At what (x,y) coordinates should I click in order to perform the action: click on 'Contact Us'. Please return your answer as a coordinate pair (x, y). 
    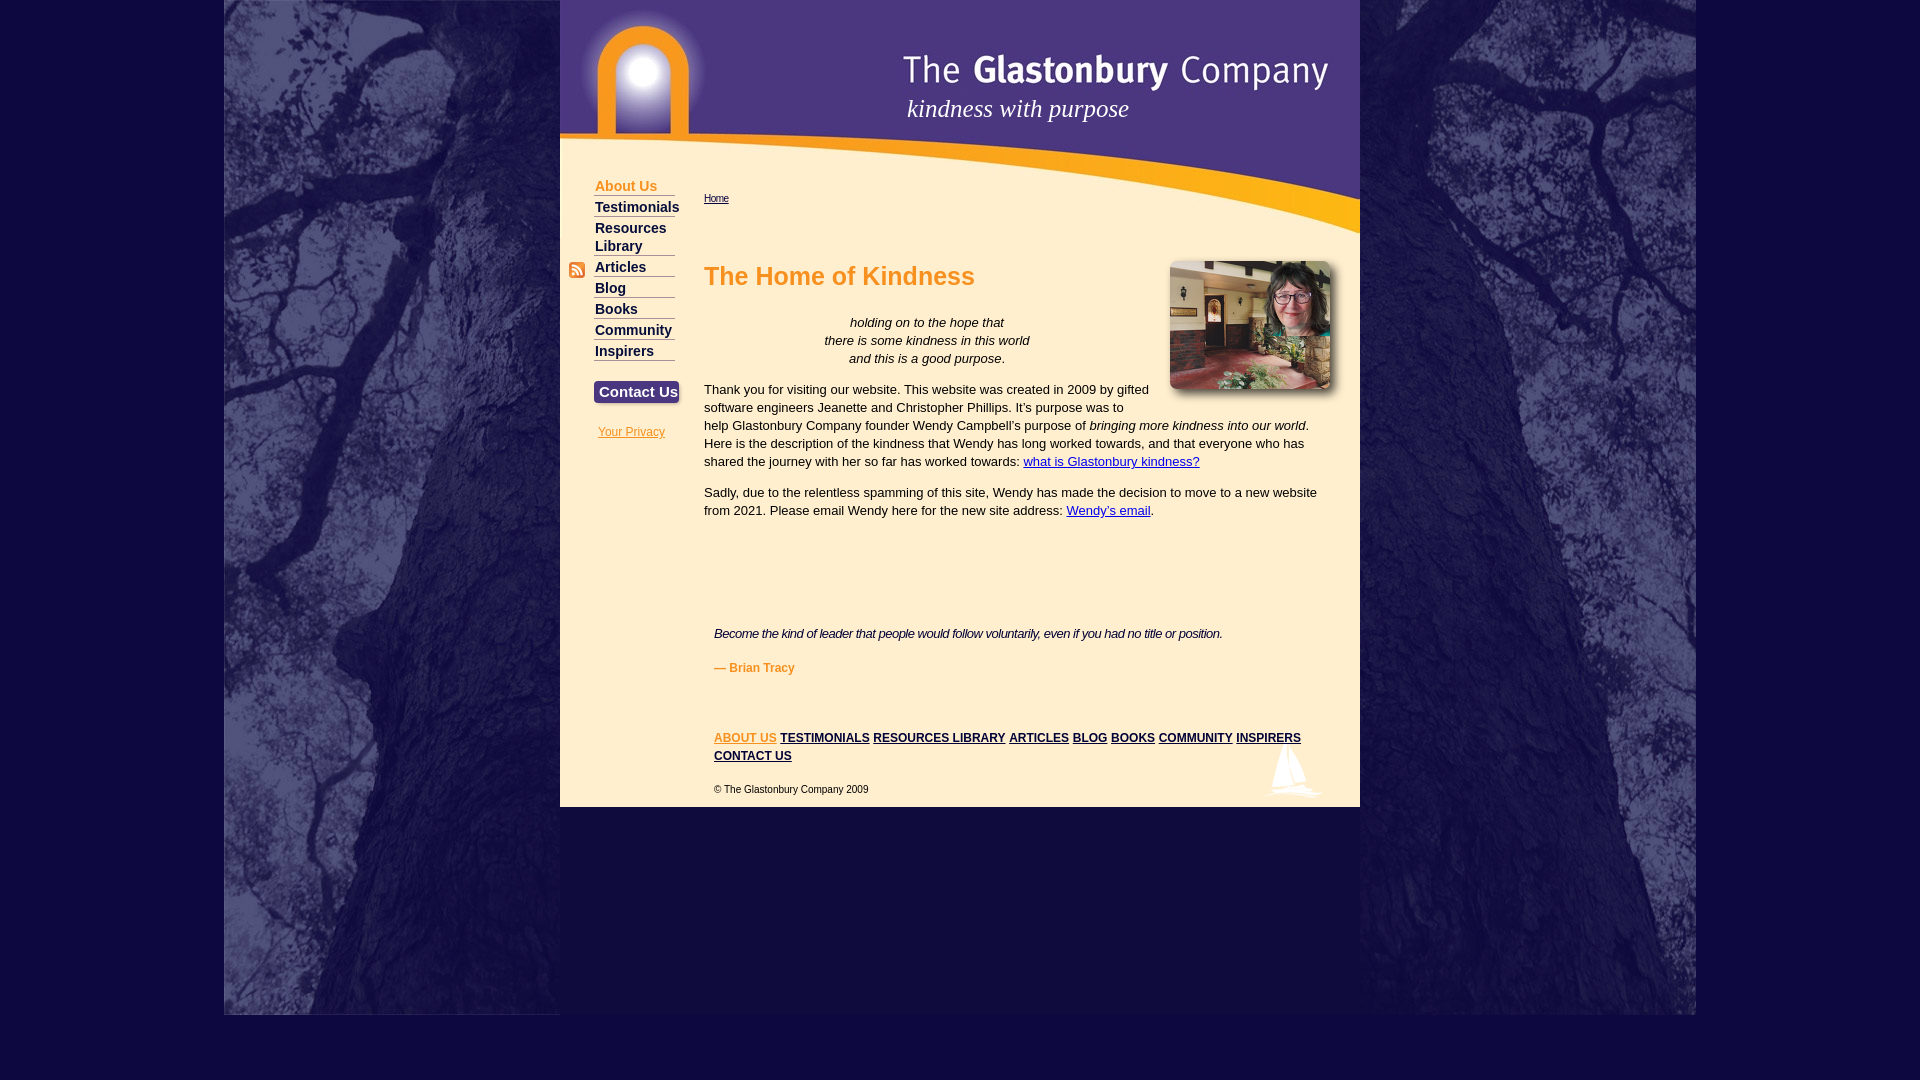
    Looking at the image, I should click on (635, 392).